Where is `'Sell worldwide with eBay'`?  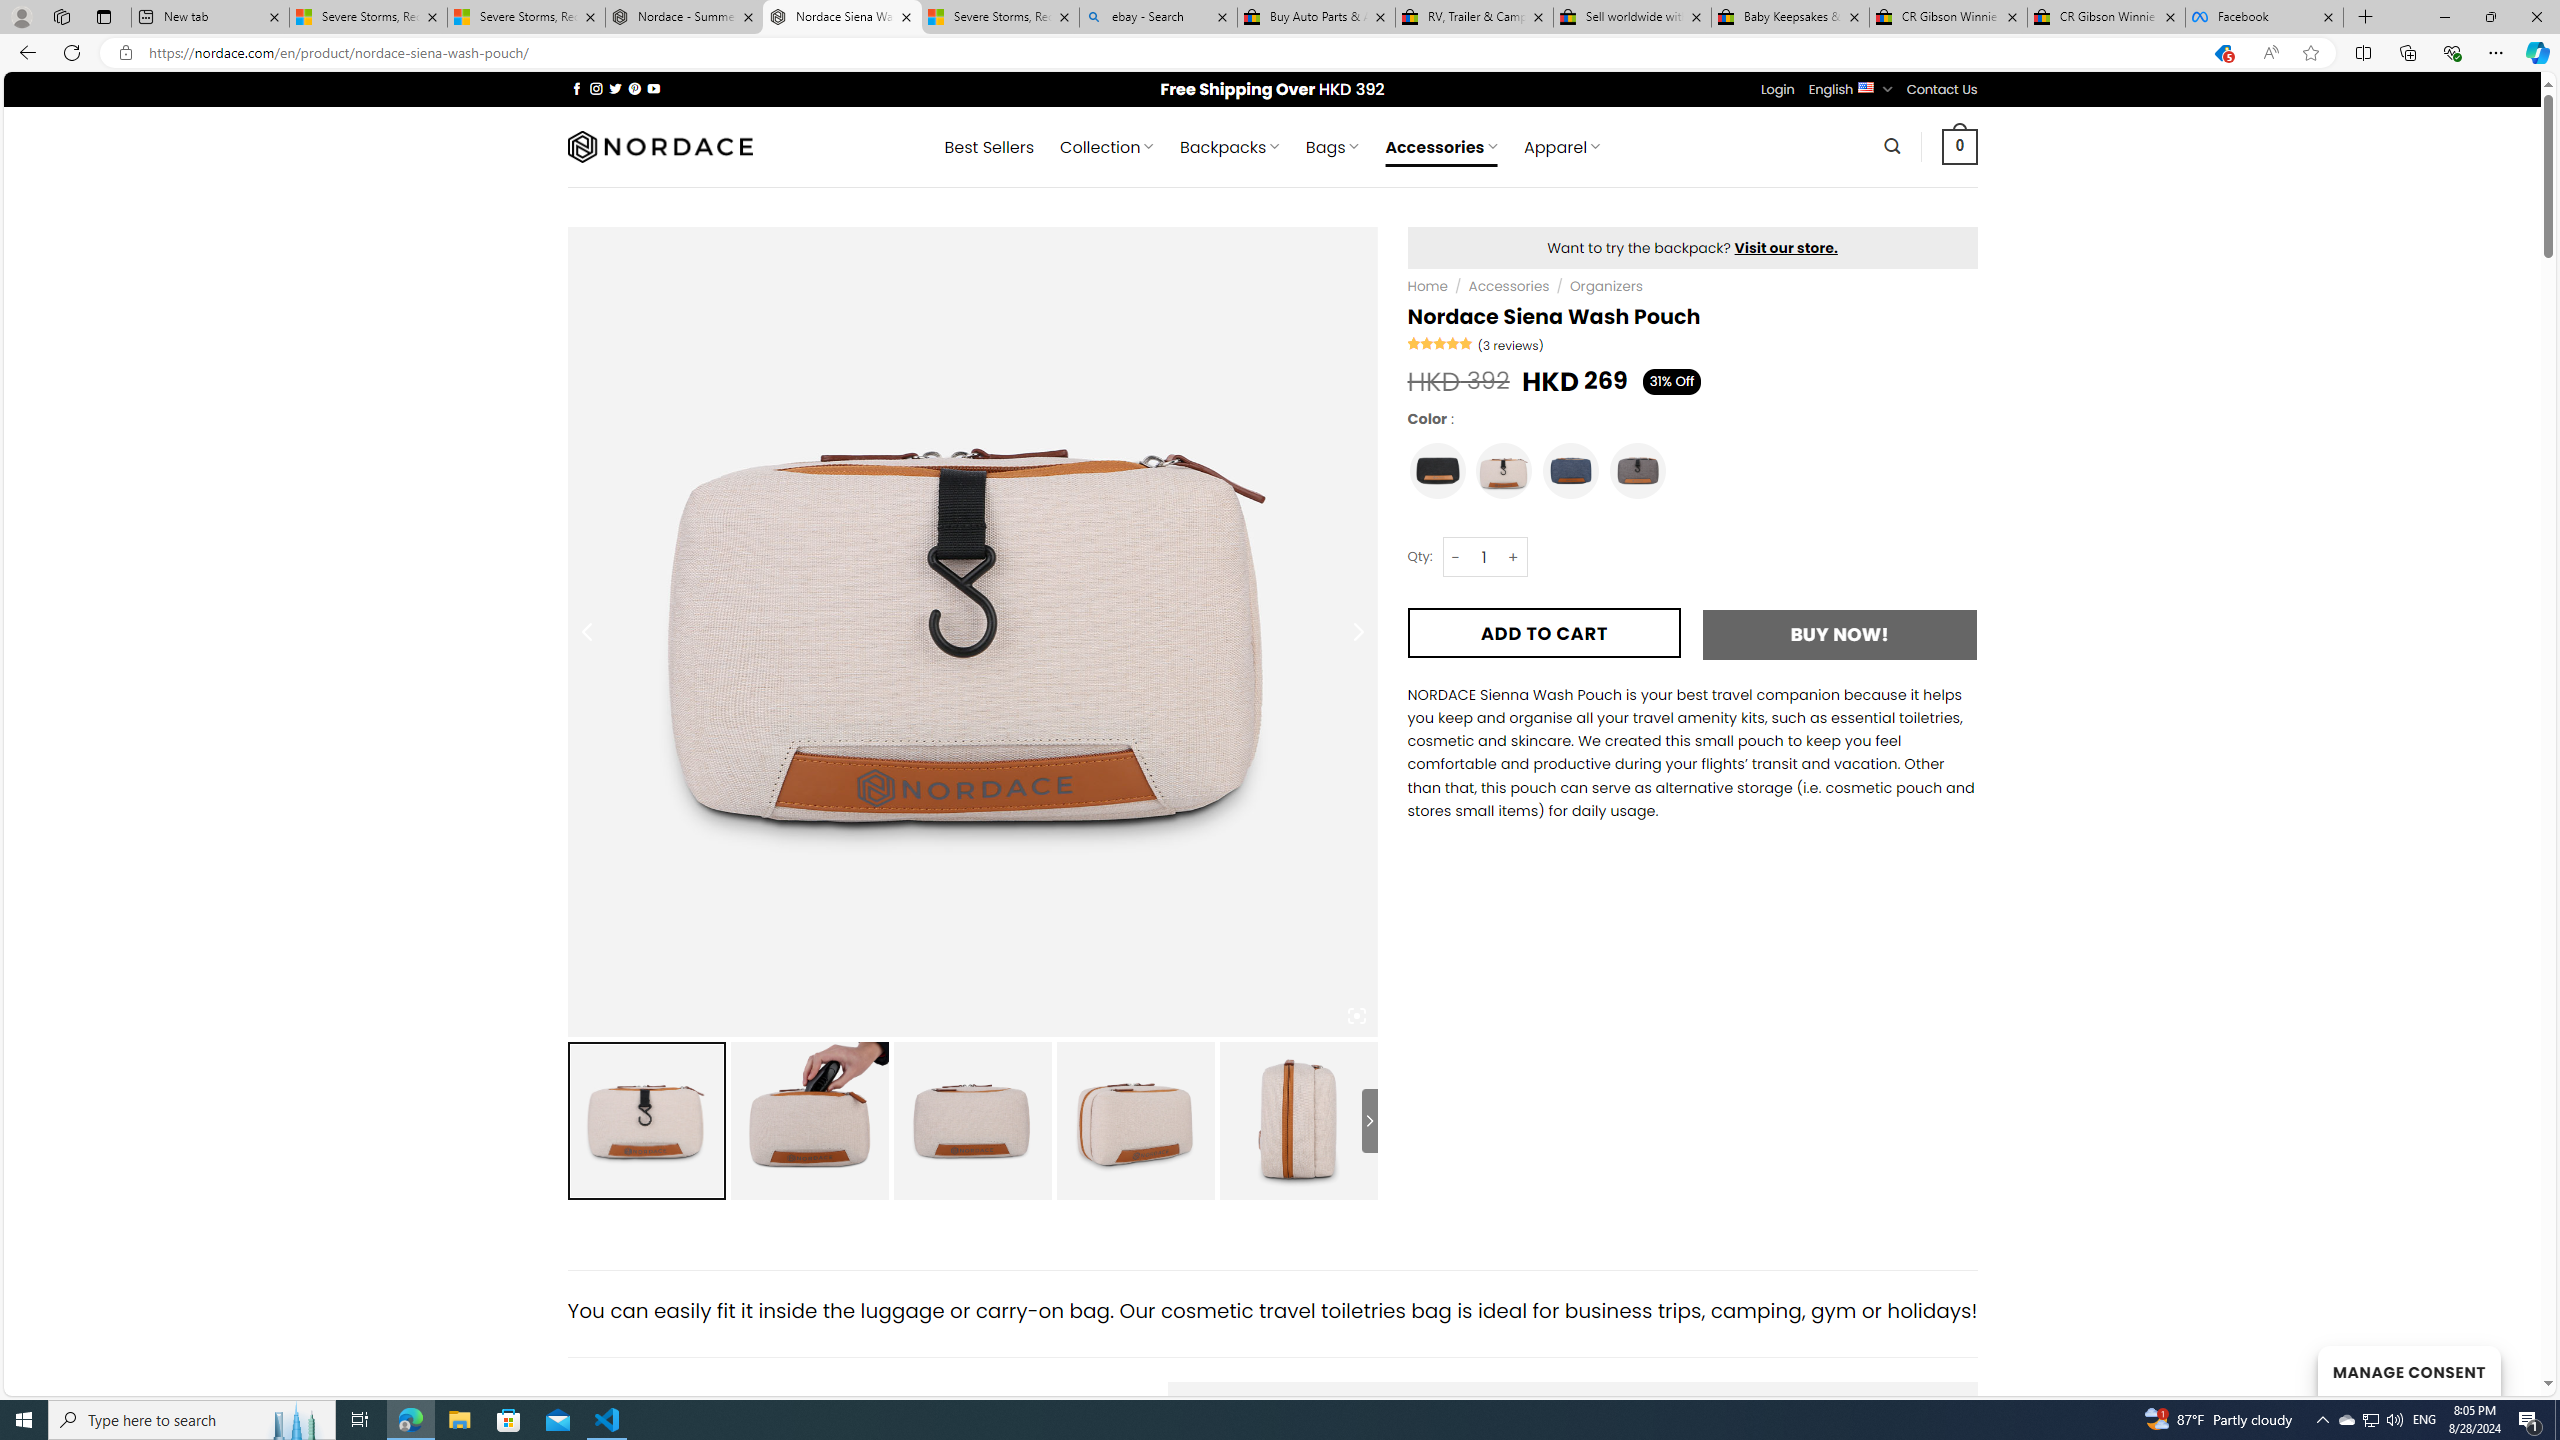 'Sell worldwide with eBay' is located at coordinates (1632, 16).